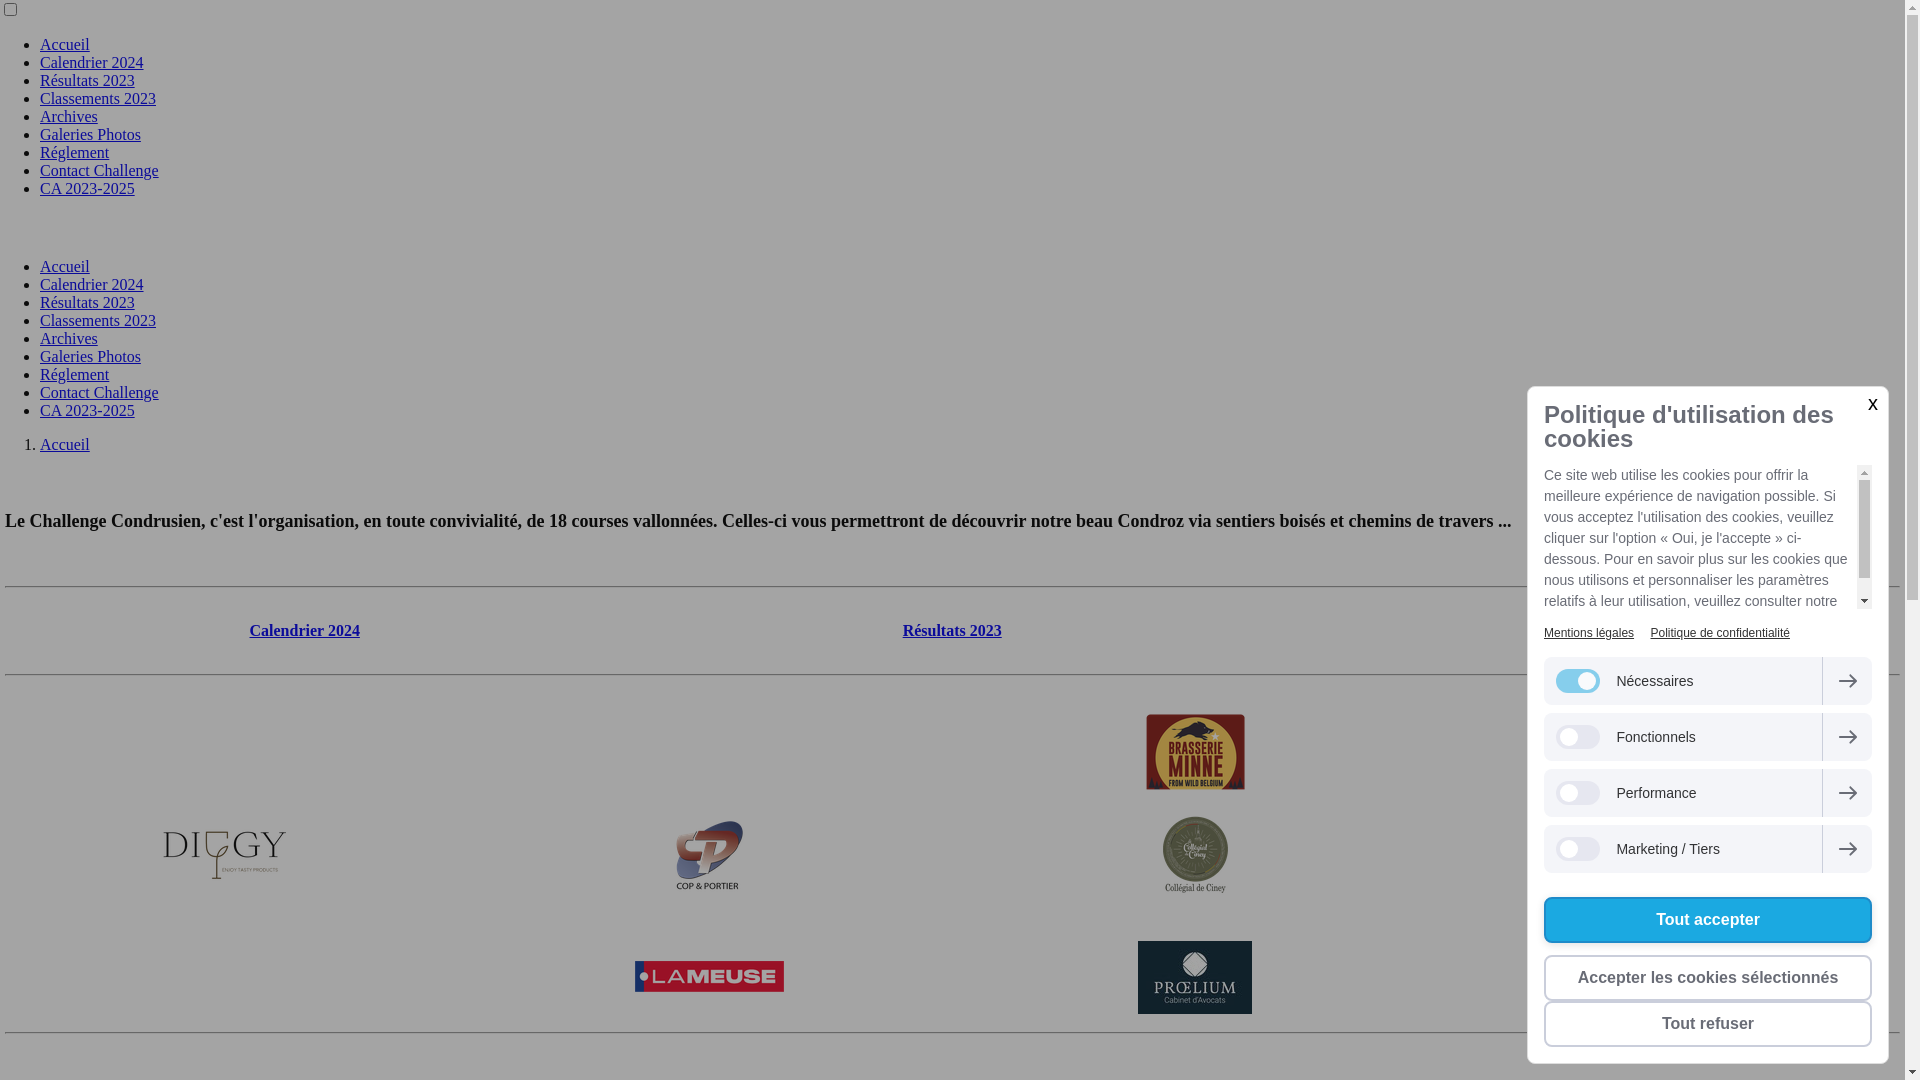 This screenshot has height=1080, width=1920. What do you see at coordinates (1598, 630) in the screenshot?
I see `'Classements 2023'` at bounding box center [1598, 630].